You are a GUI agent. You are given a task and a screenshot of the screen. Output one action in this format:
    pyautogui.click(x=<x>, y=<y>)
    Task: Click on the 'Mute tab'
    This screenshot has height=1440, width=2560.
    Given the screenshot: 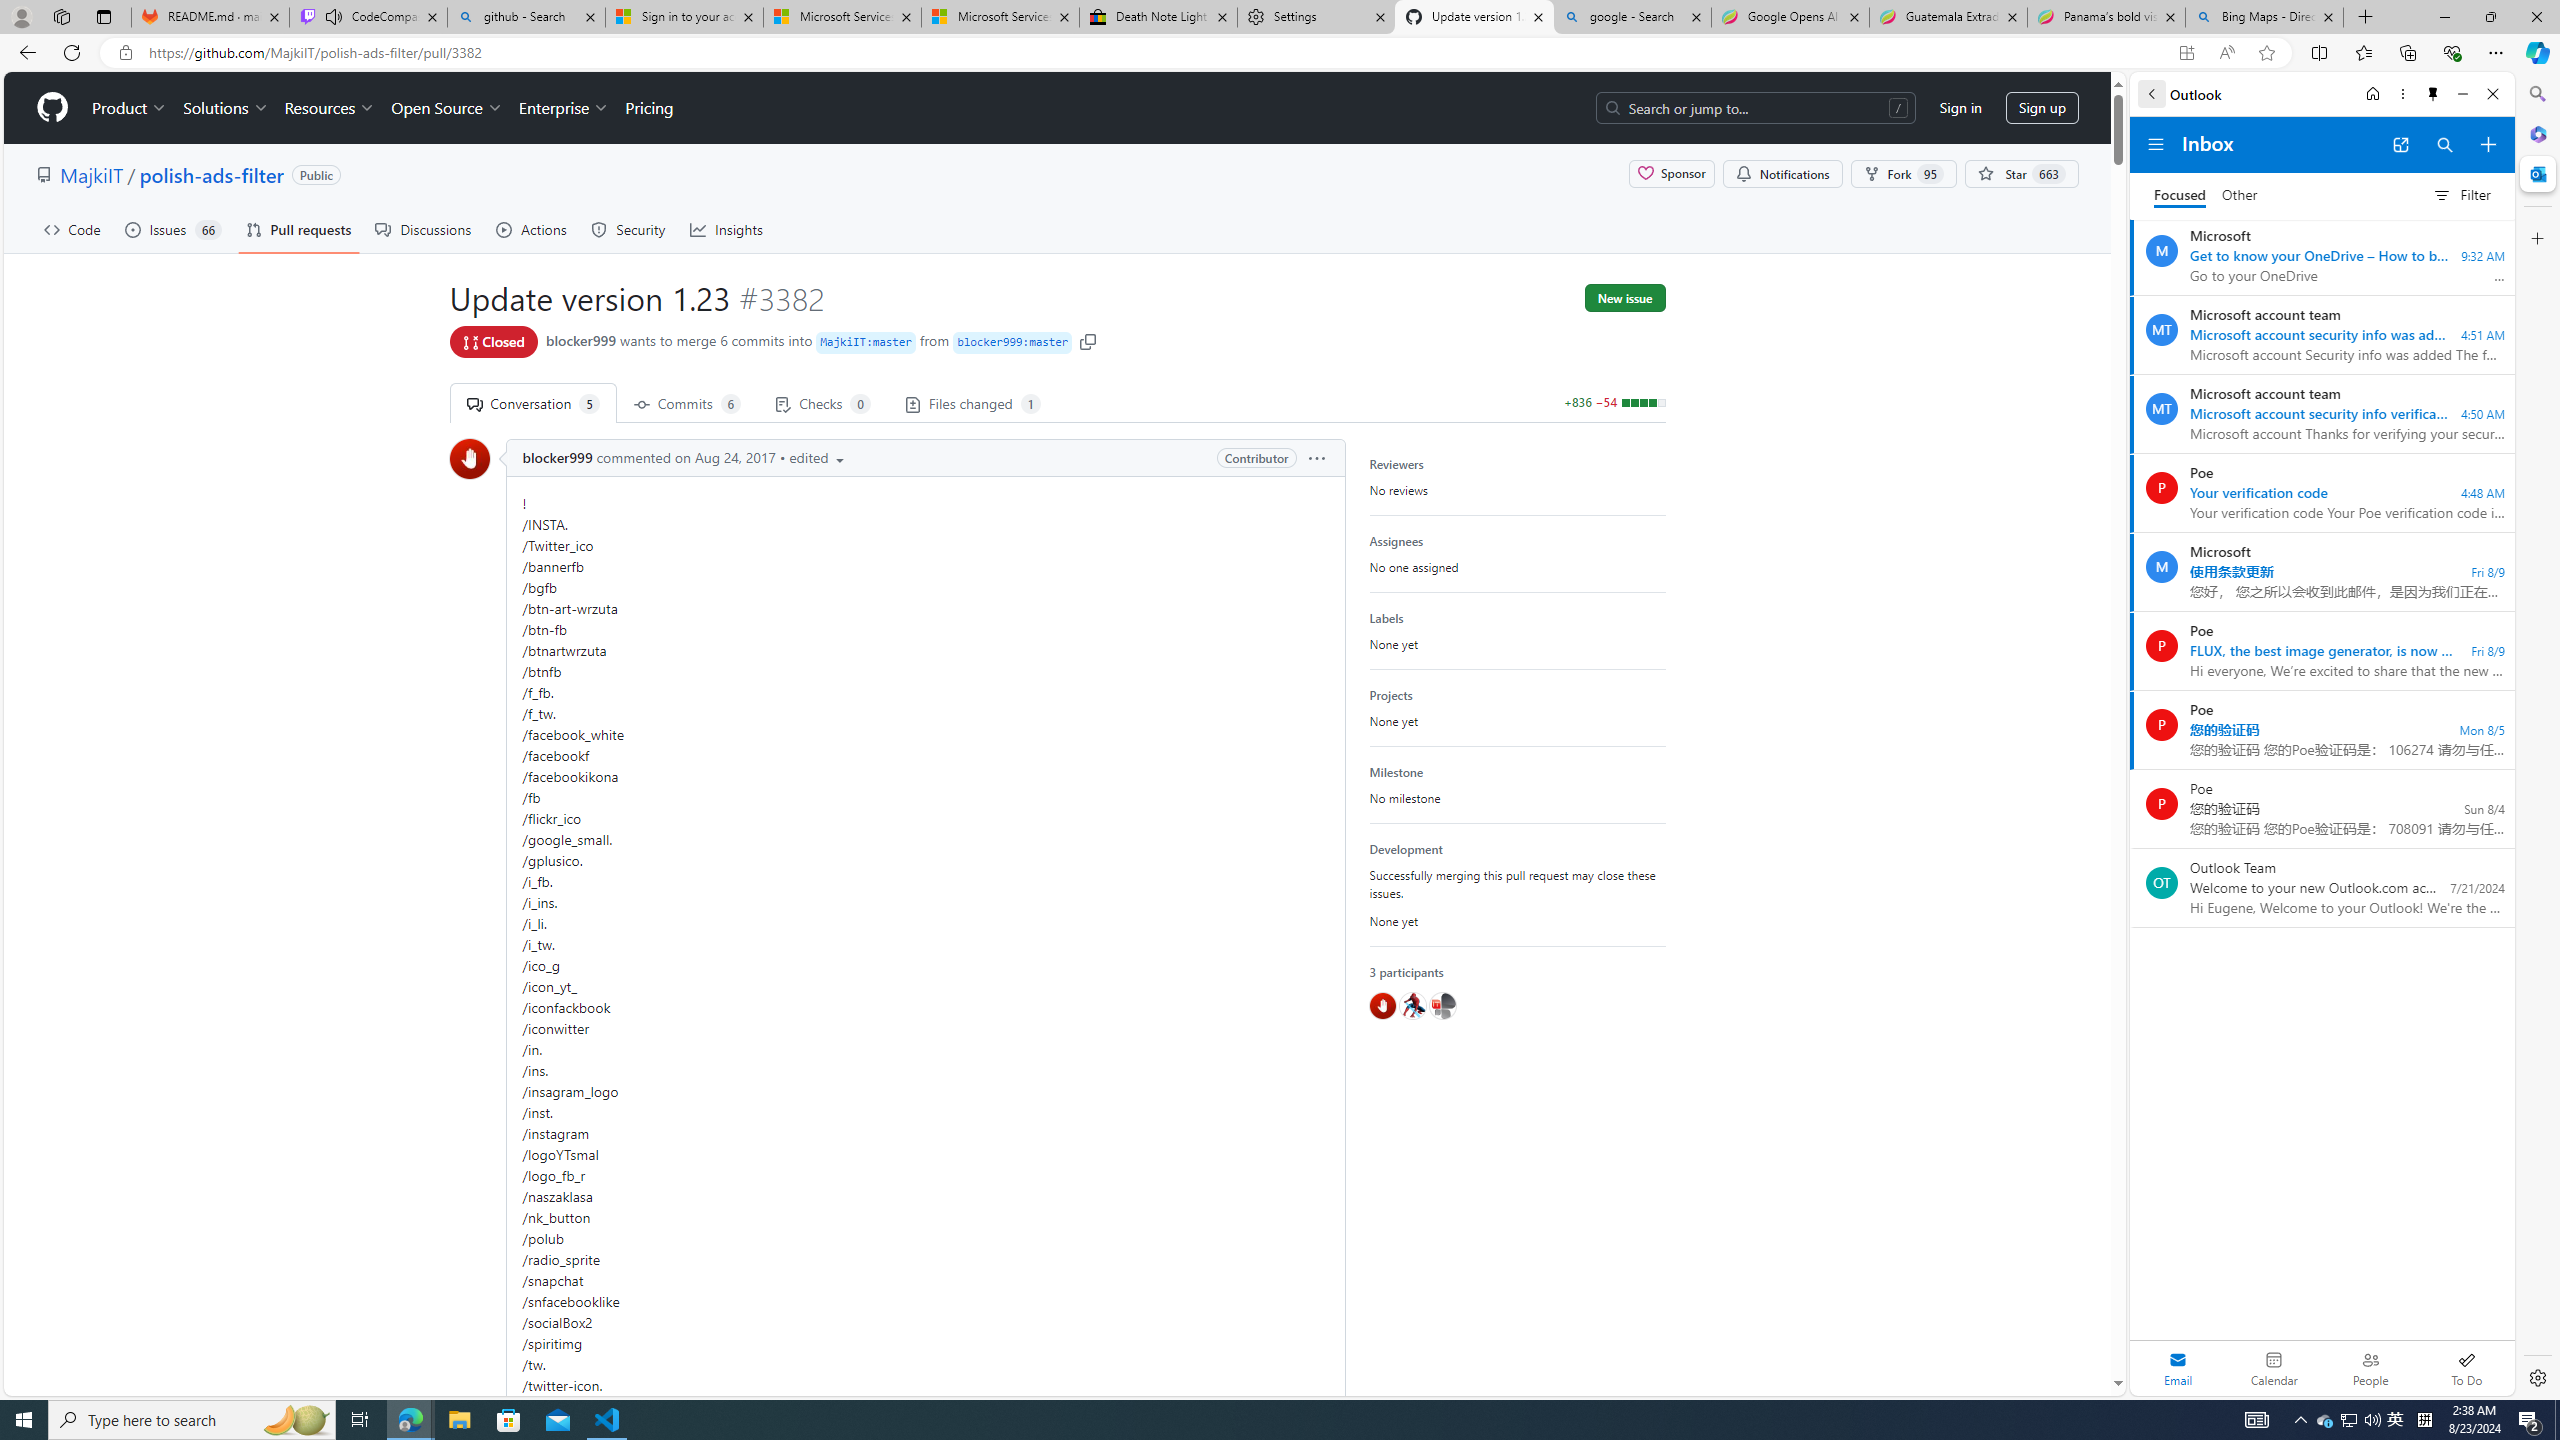 What is the action you would take?
    pyautogui.click(x=334, y=15)
    